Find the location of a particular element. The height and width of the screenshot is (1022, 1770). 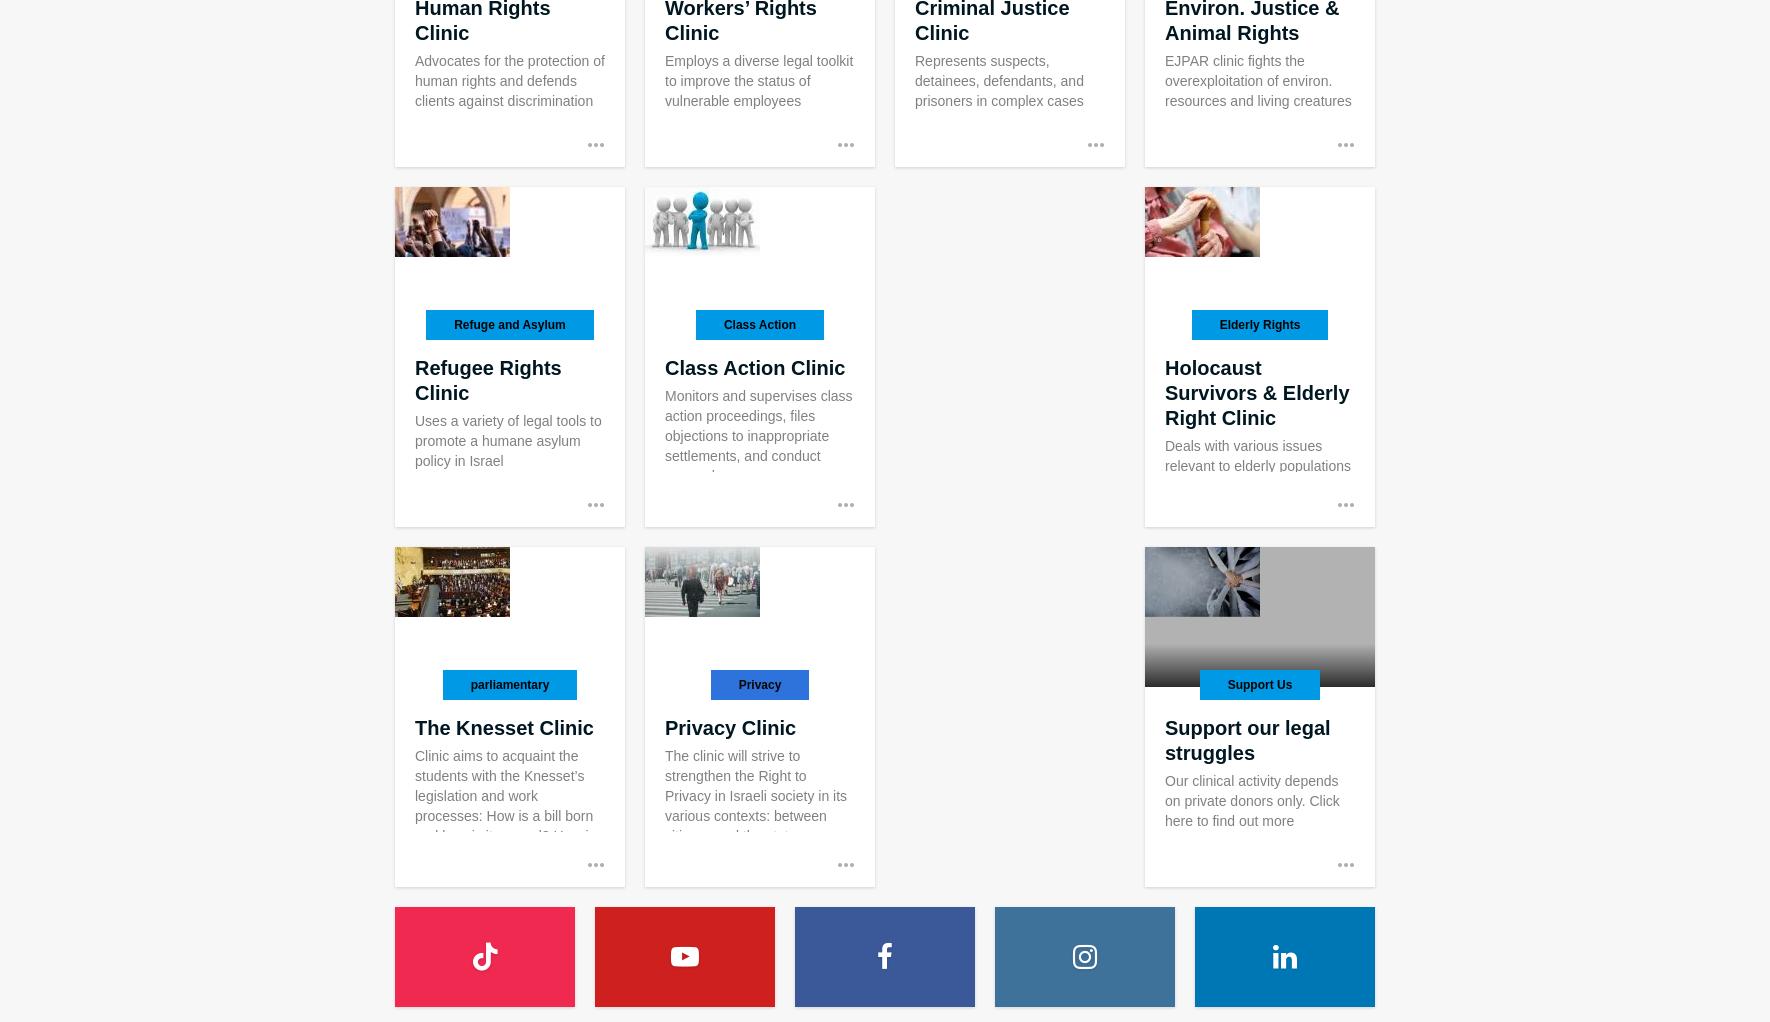

'Represents suspects, detainees, defendants, and prisoners in complex cases' is located at coordinates (913, 80).